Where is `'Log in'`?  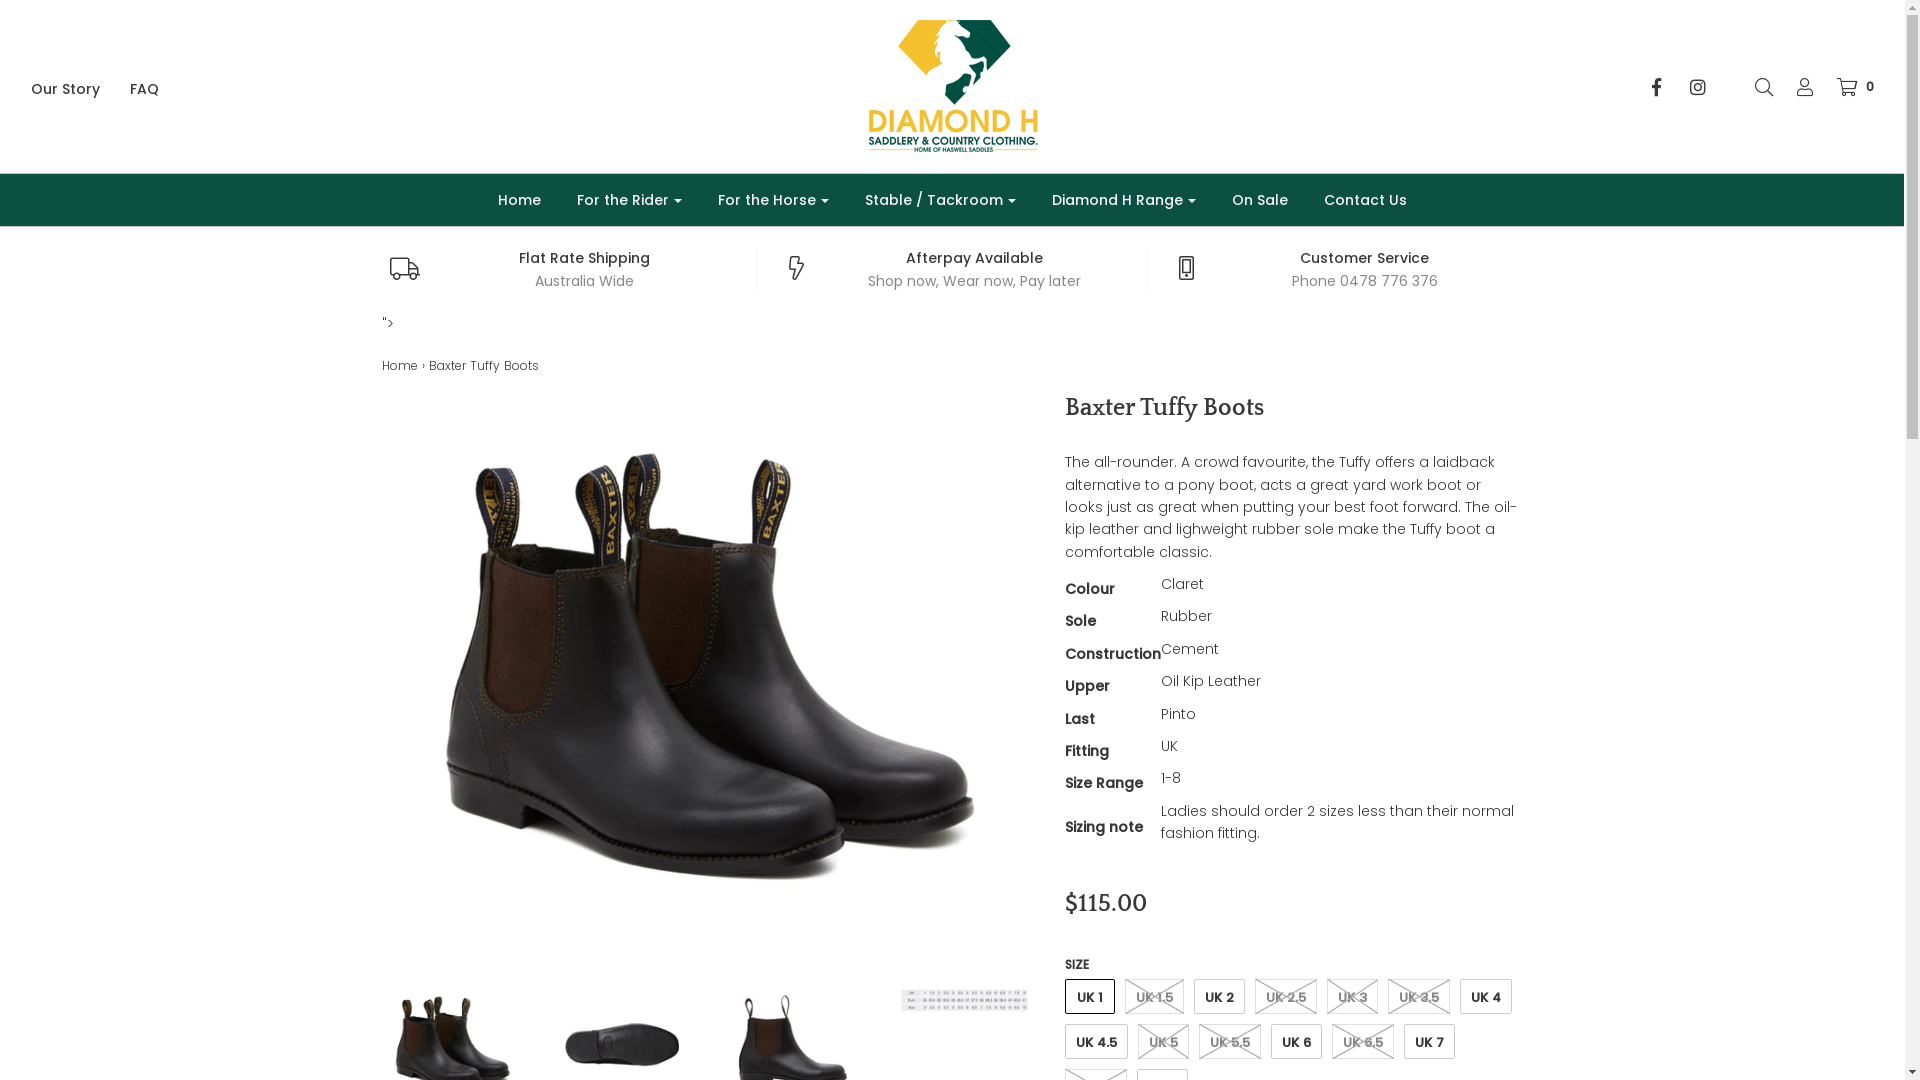
'Log in' is located at coordinates (1795, 86).